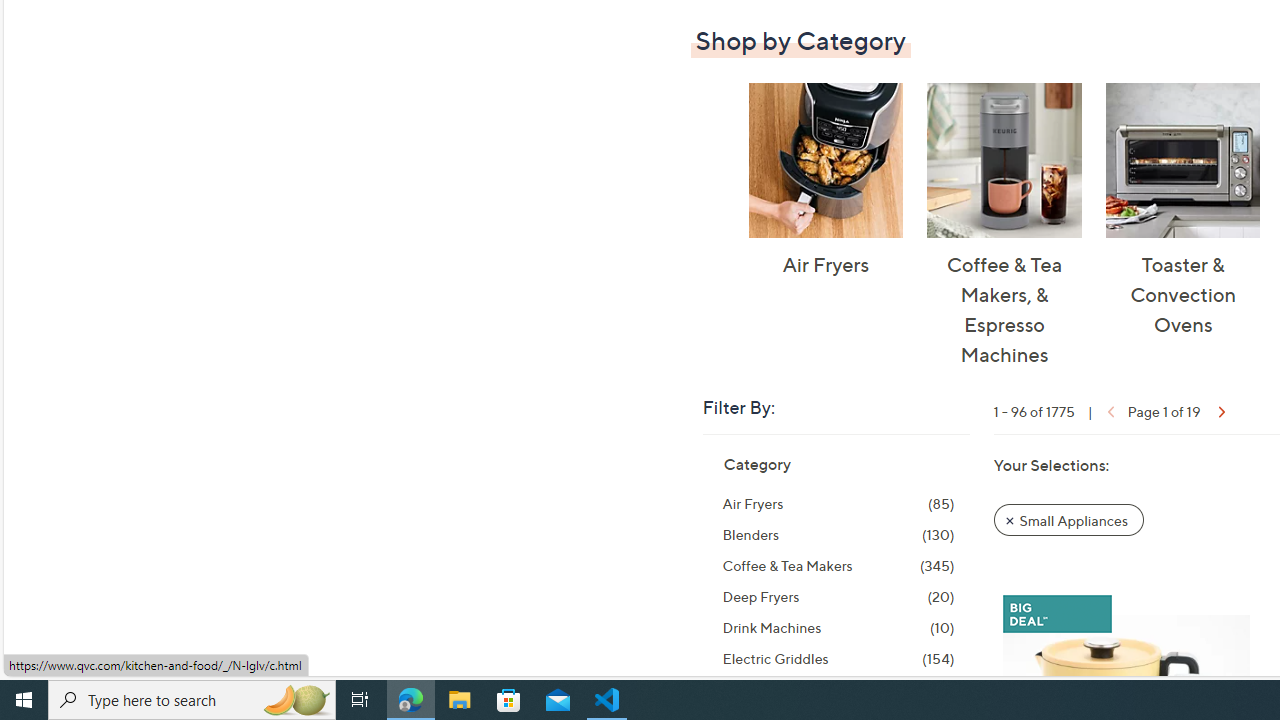 This screenshot has height=720, width=1280. I want to click on 'Blenders, 130 items', so click(838, 533).